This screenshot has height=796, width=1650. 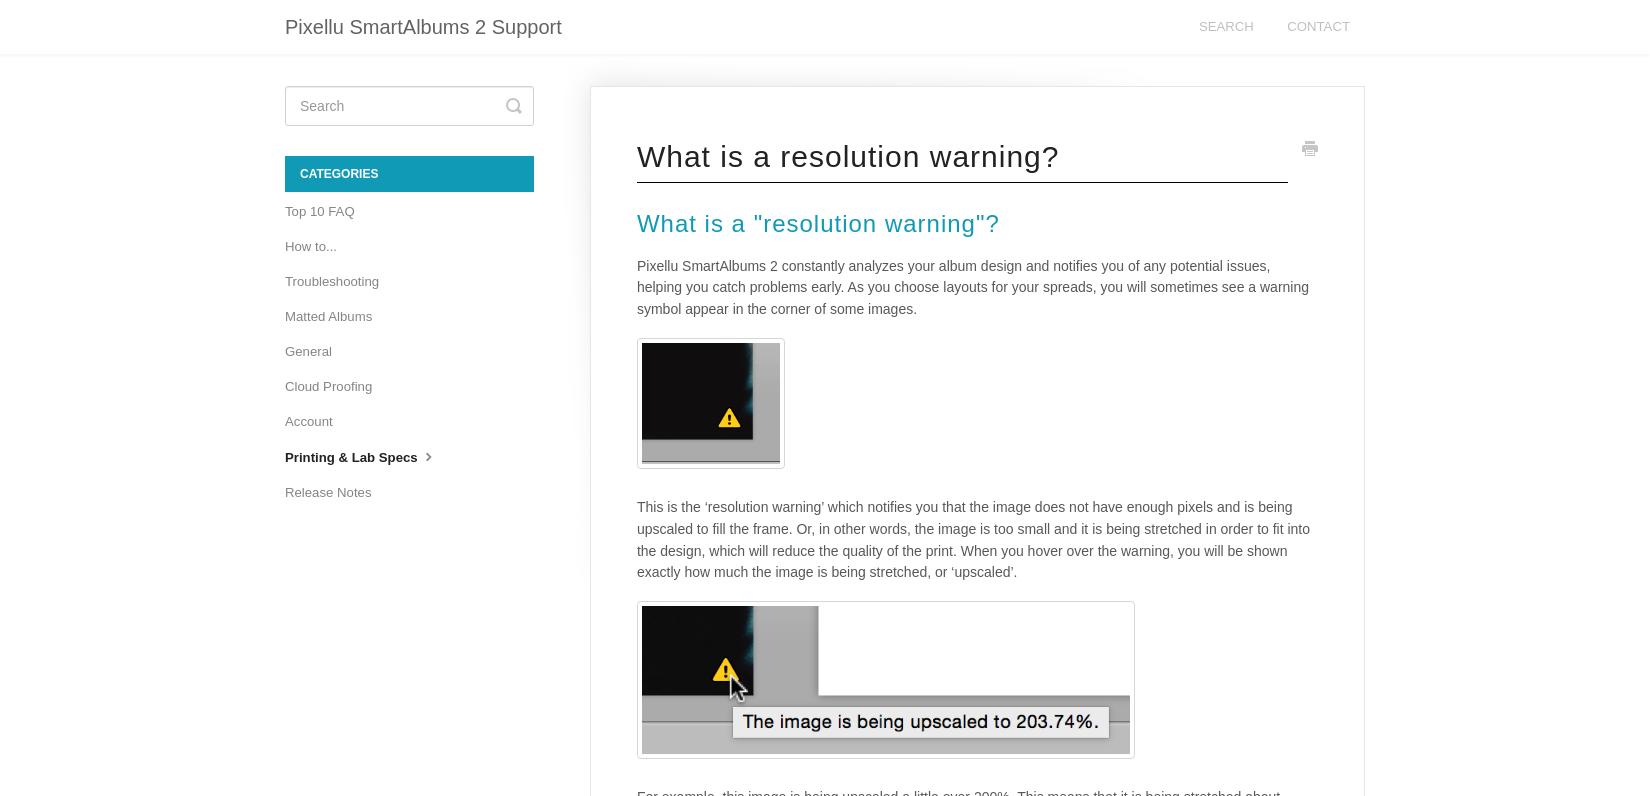 What do you see at coordinates (328, 316) in the screenshot?
I see `'Matted Albums'` at bounding box center [328, 316].